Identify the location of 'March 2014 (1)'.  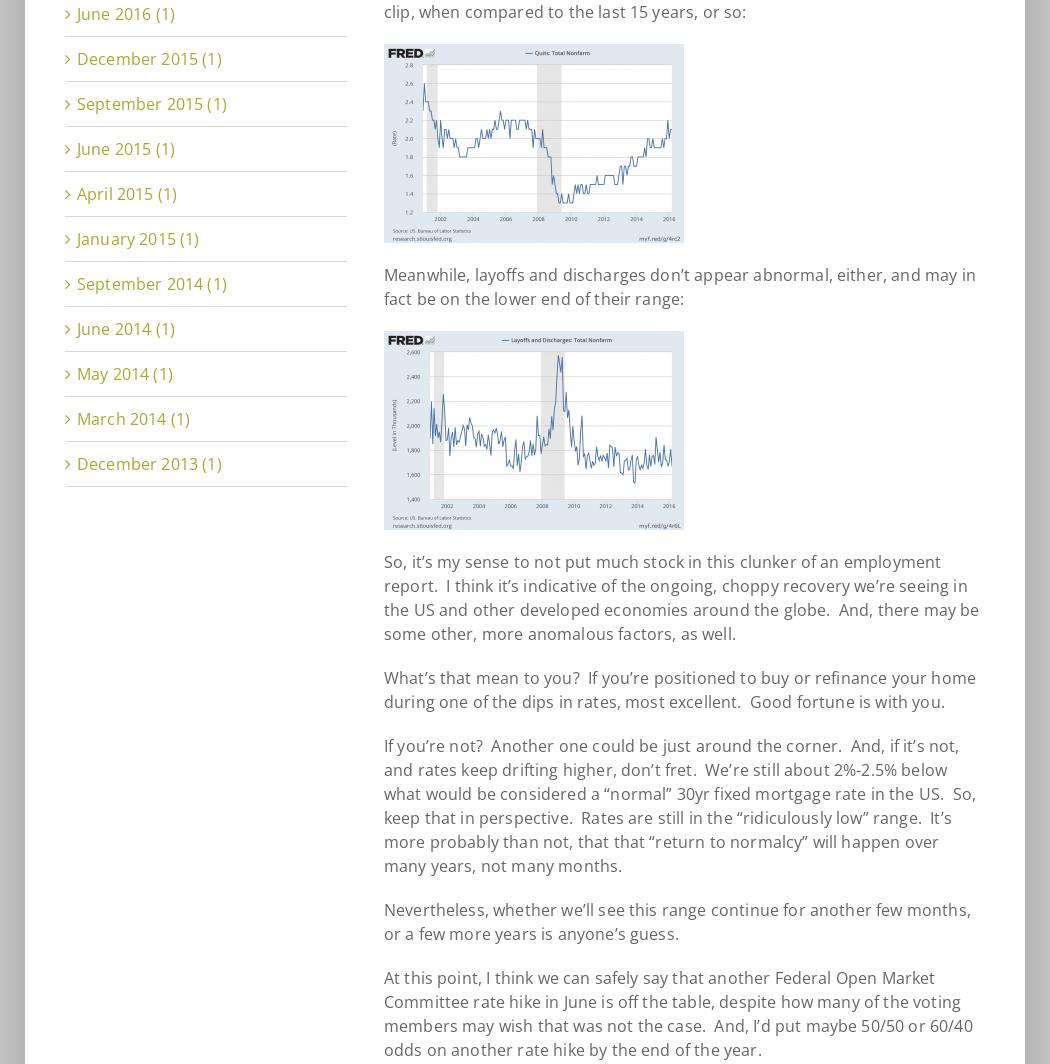
(132, 418).